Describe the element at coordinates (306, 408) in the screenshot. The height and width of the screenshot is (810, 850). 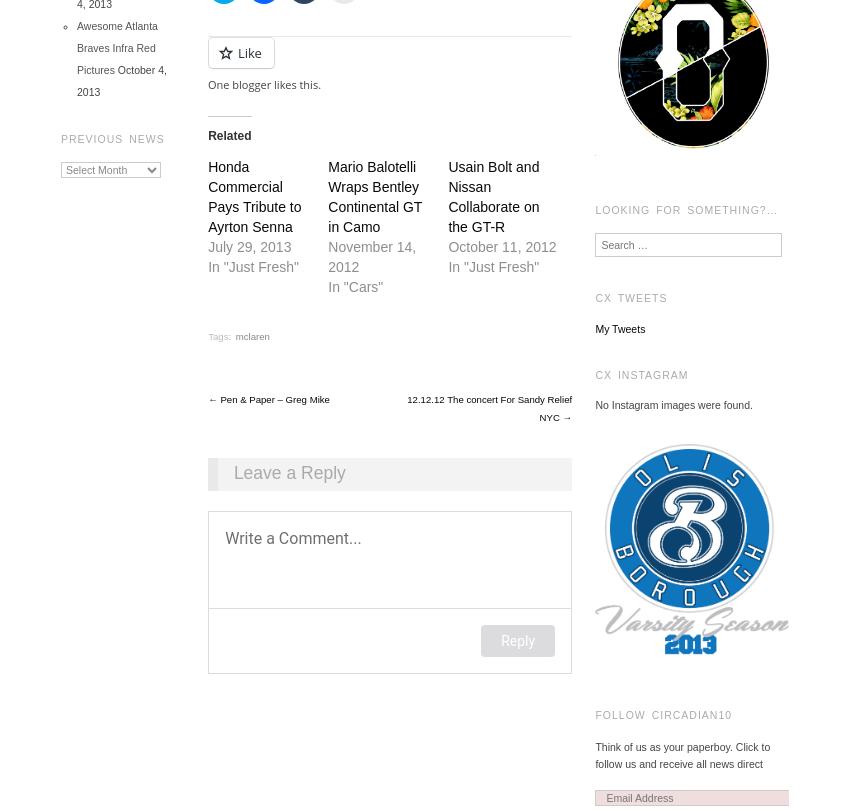
I see `'Post navigation'` at that location.